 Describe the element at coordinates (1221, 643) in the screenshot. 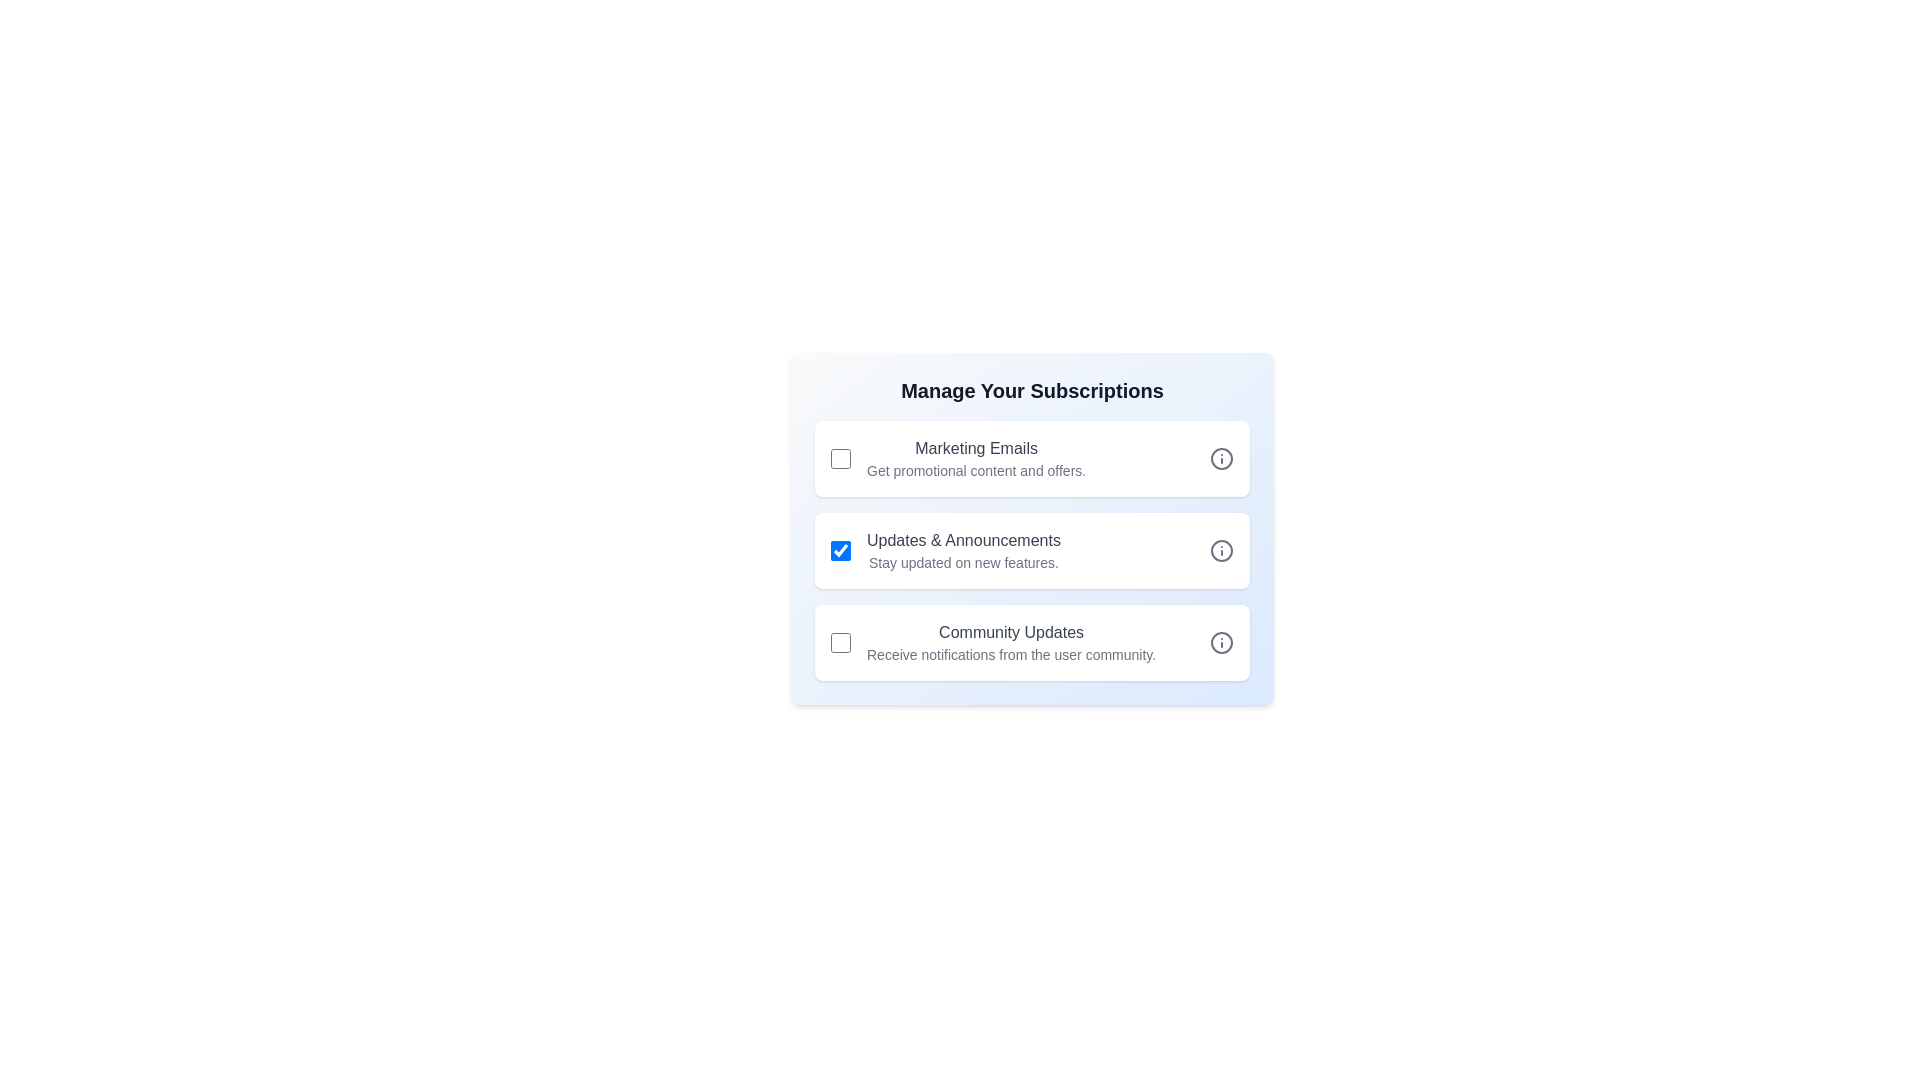

I see `'Info' icon next to 'Community Updates'` at that location.